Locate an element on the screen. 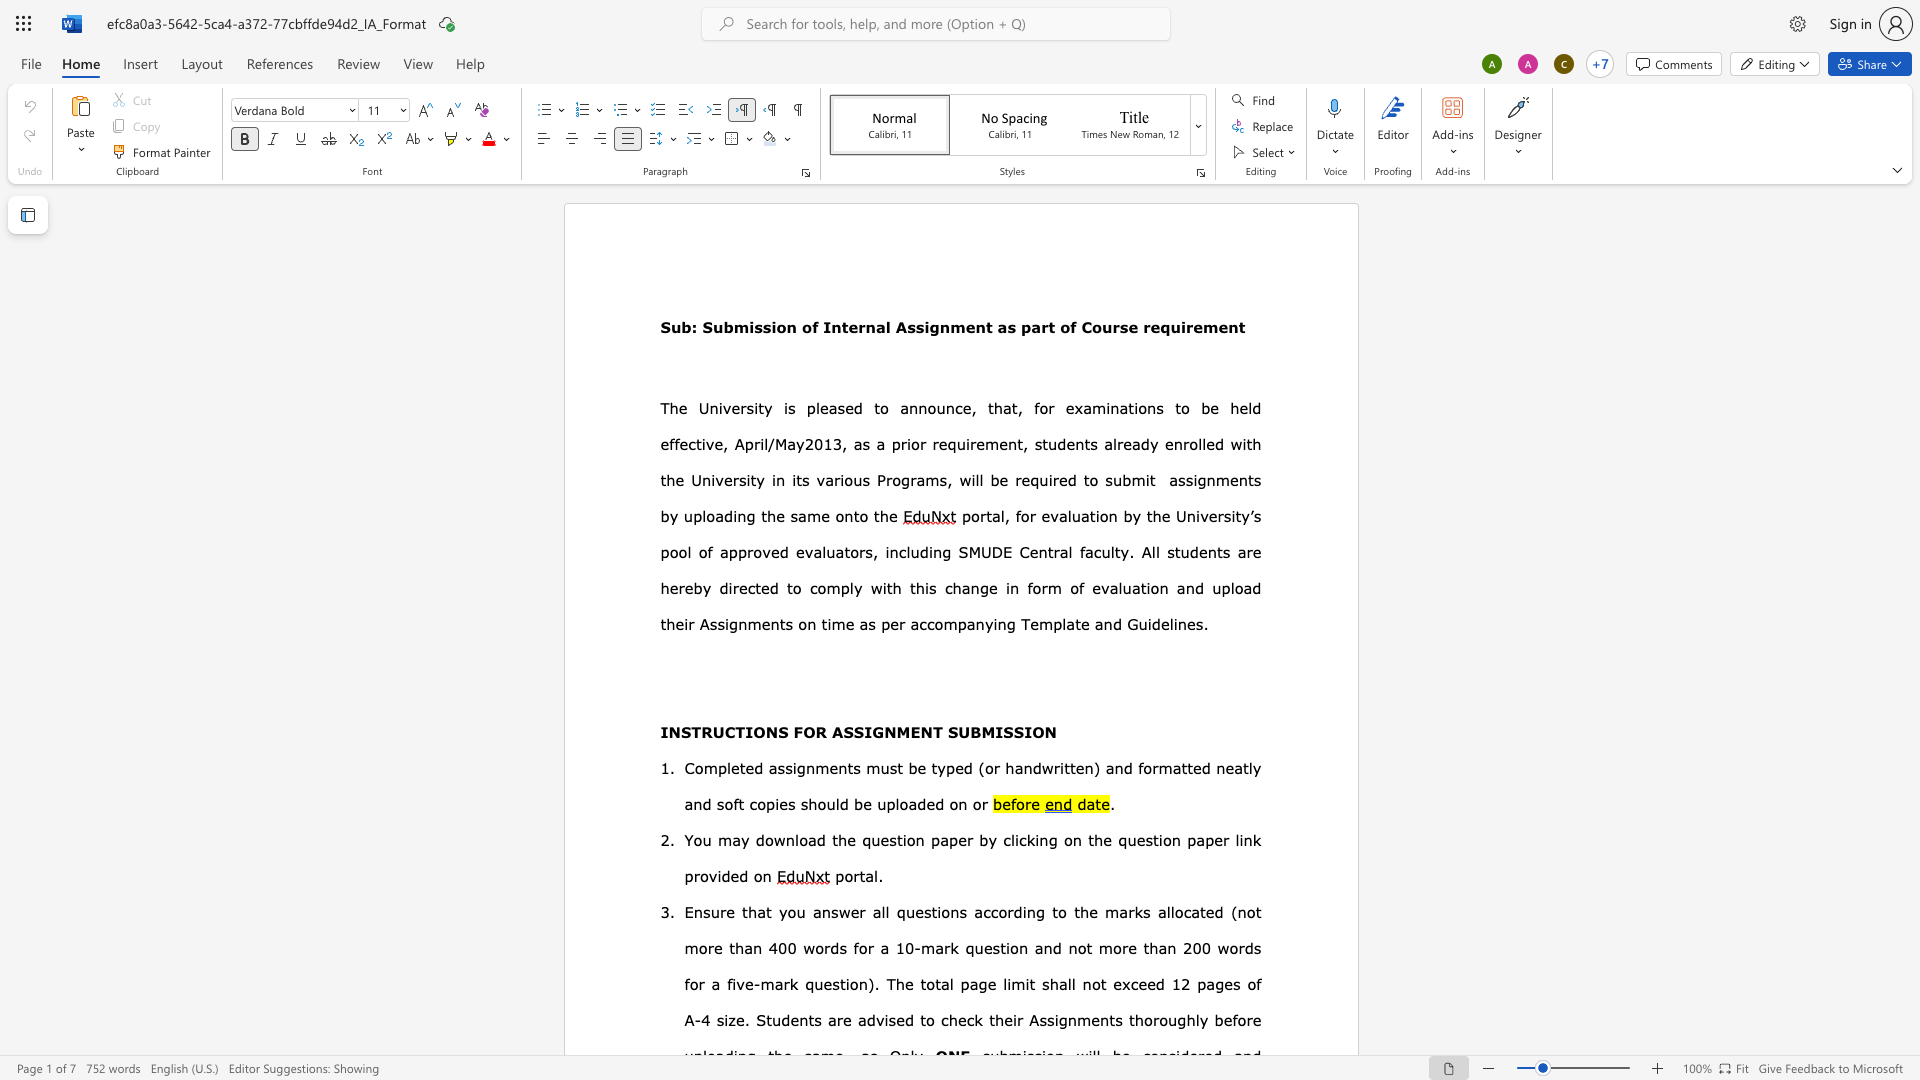 The width and height of the screenshot is (1920, 1080). the space between the continuous character "(" and "o" in the text is located at coordinates (985, 766).